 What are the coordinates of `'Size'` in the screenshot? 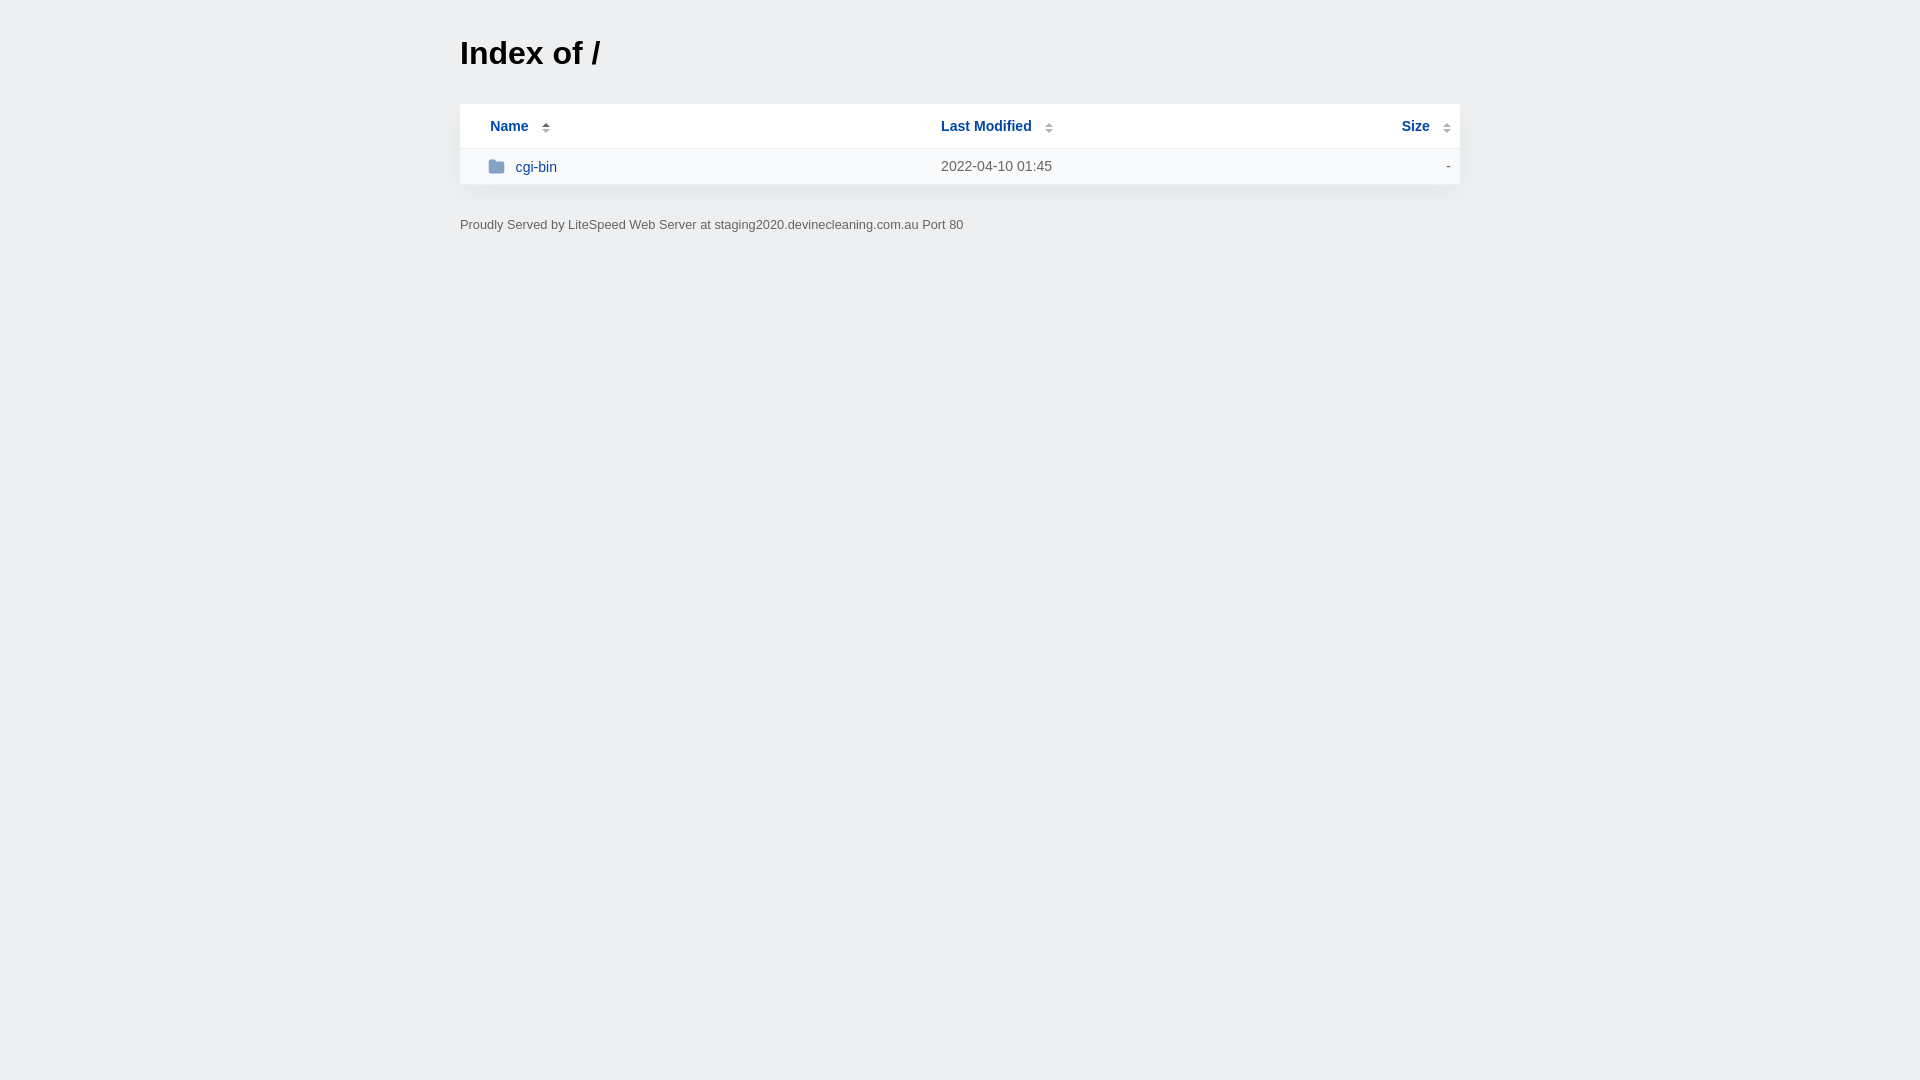 It's located at (1425, 126).